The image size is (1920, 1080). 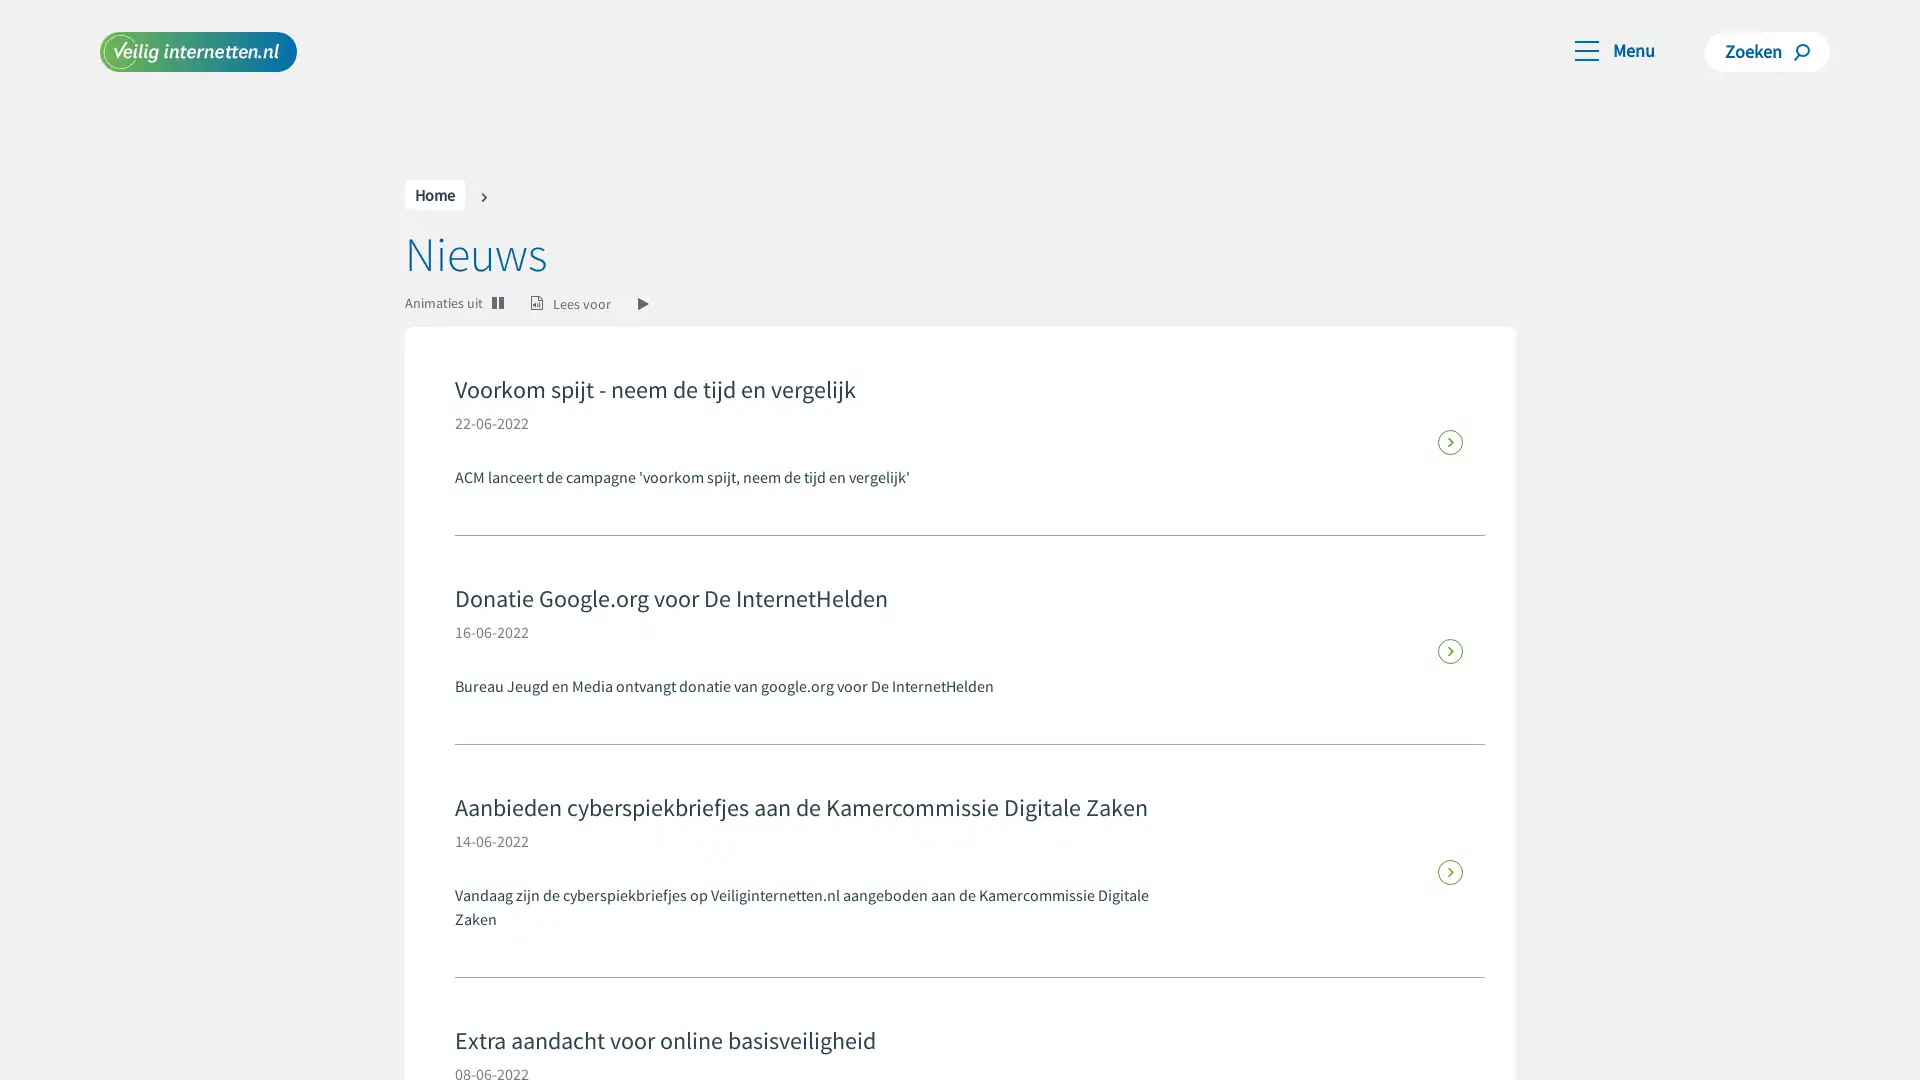 I want to click on Toggle navigation Menu, so click(x=1614, y=48).